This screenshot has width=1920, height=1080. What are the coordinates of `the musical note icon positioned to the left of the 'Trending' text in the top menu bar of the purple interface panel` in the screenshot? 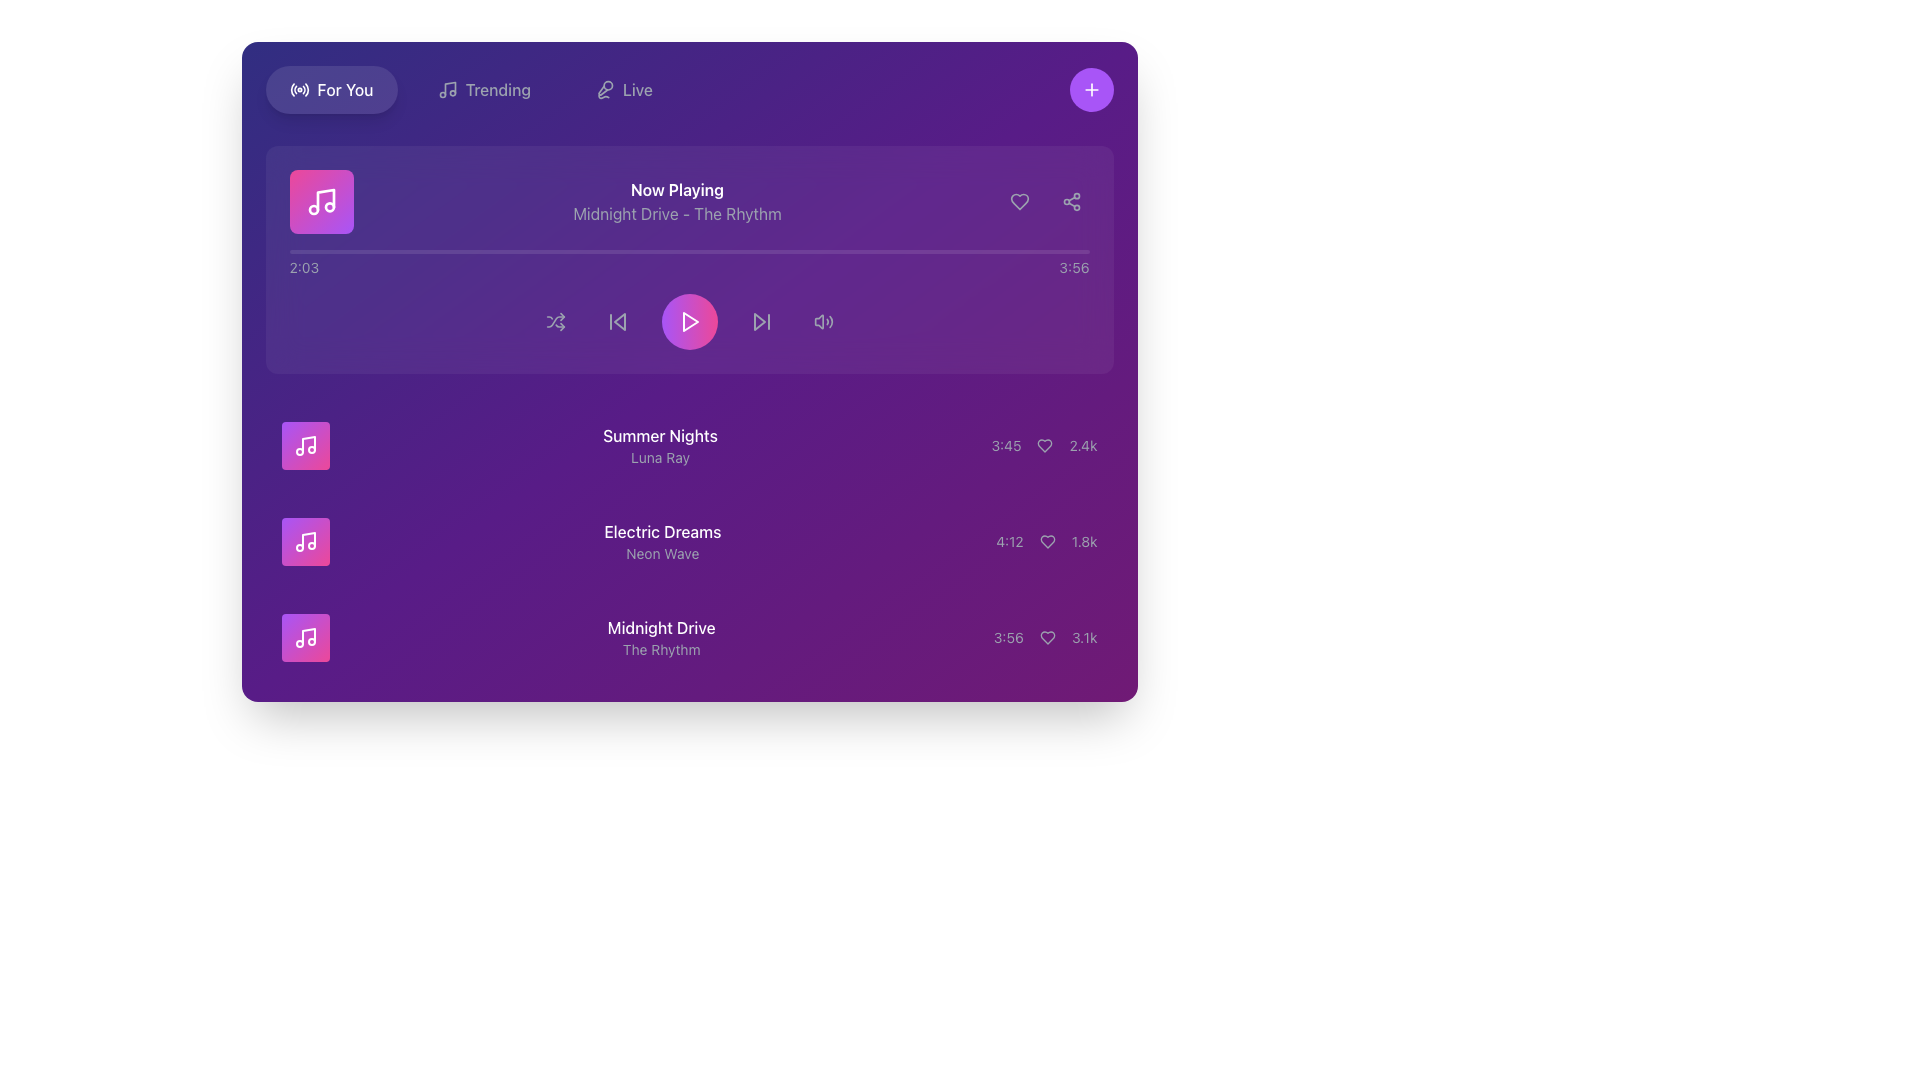 It's located at (446, 88).